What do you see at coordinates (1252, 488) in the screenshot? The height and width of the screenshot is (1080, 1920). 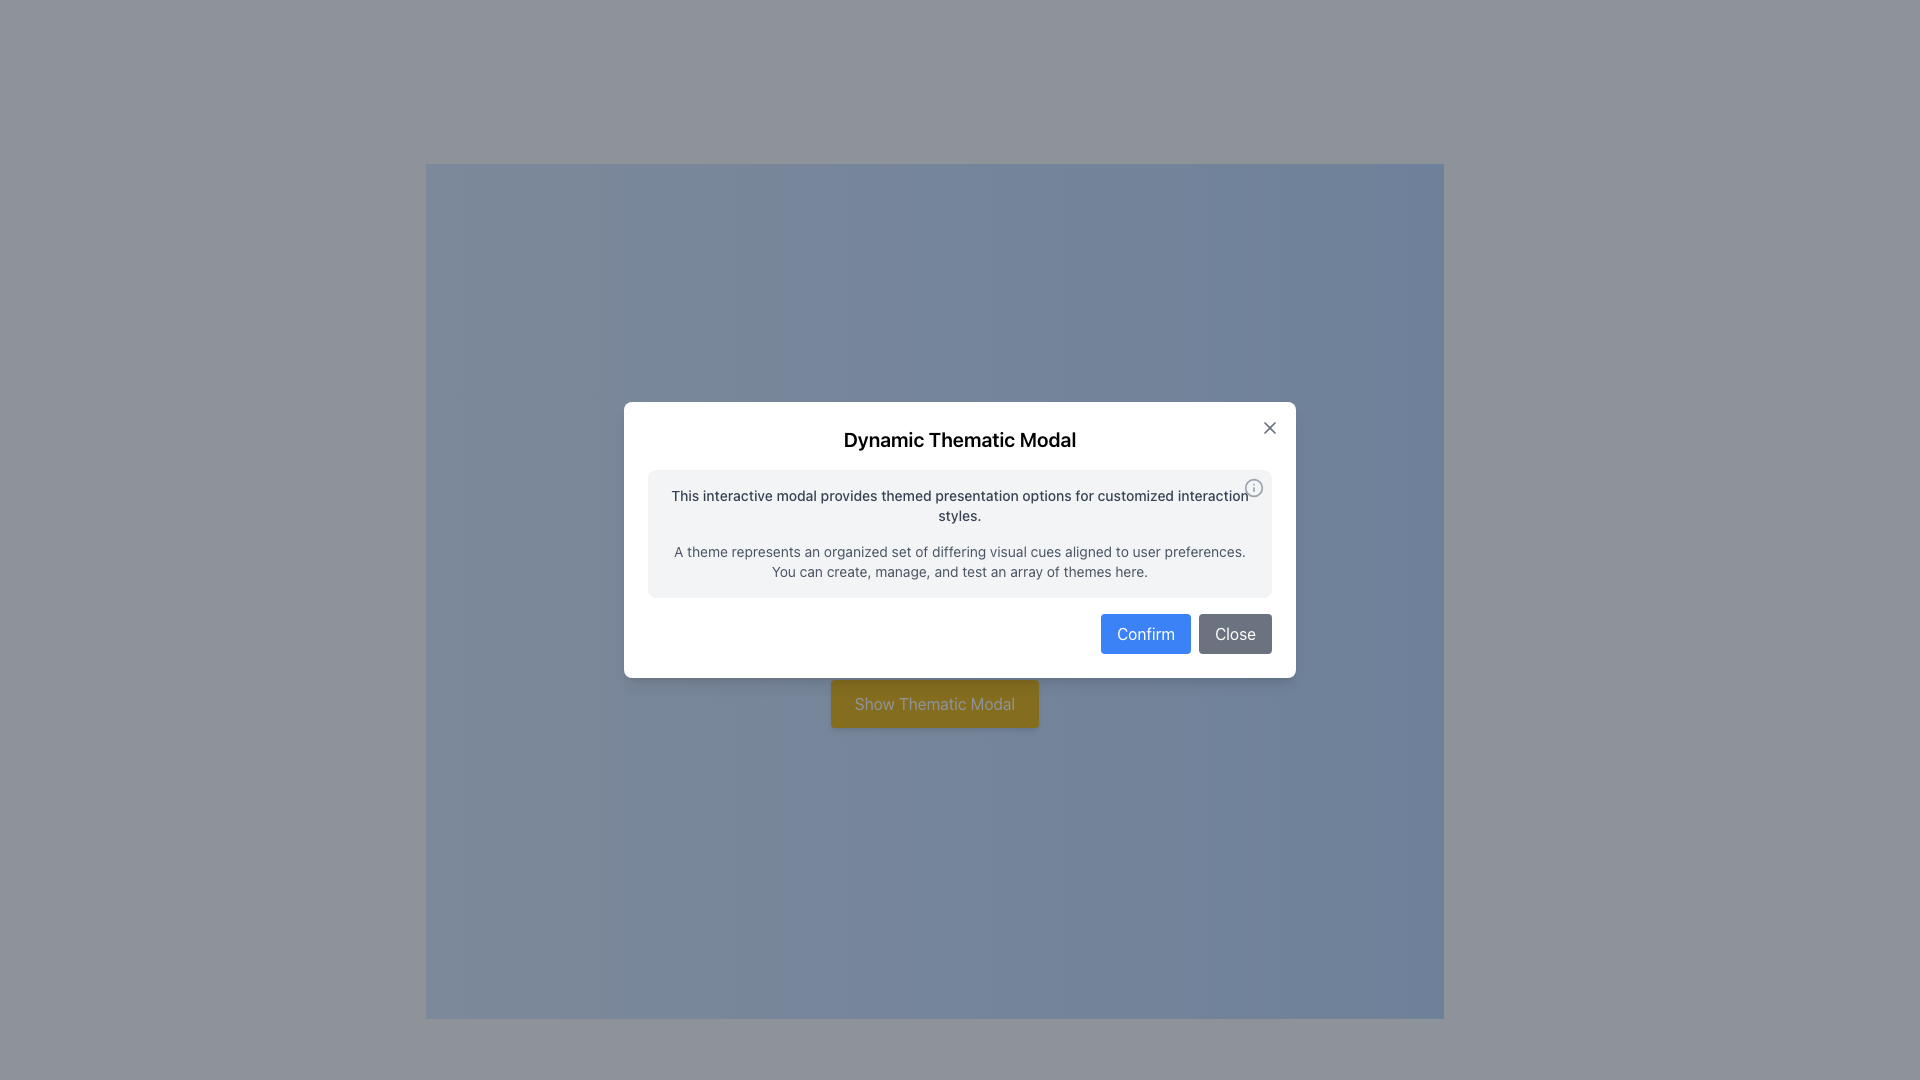 I see `the Icon Button located in the top-right corner of the modal box` at bounding box center [1252, 488].